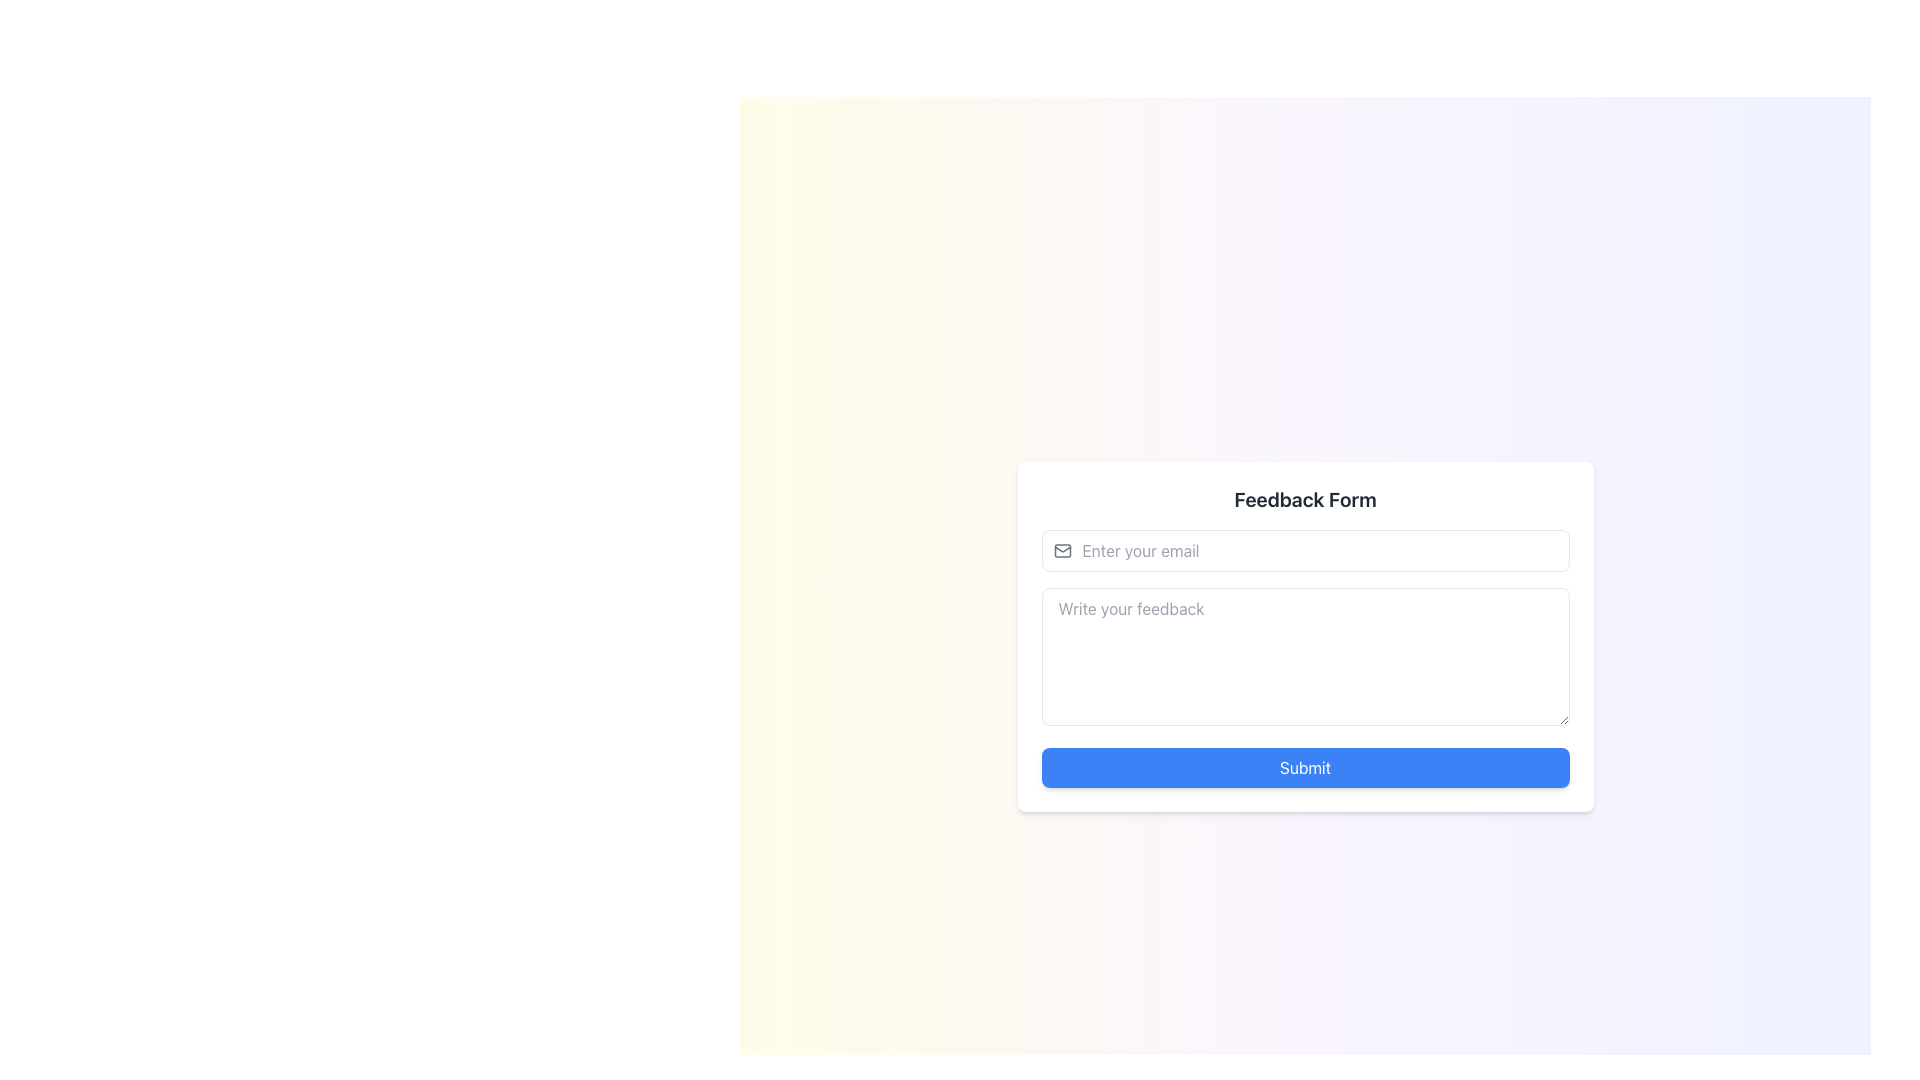 Image resolution: width=1920 pixels, height=1080 pixels. Describe the element at coordinates (1305, 551) in the screenshot. I see `the email input field in the Feedback Form to focus it` at that location.